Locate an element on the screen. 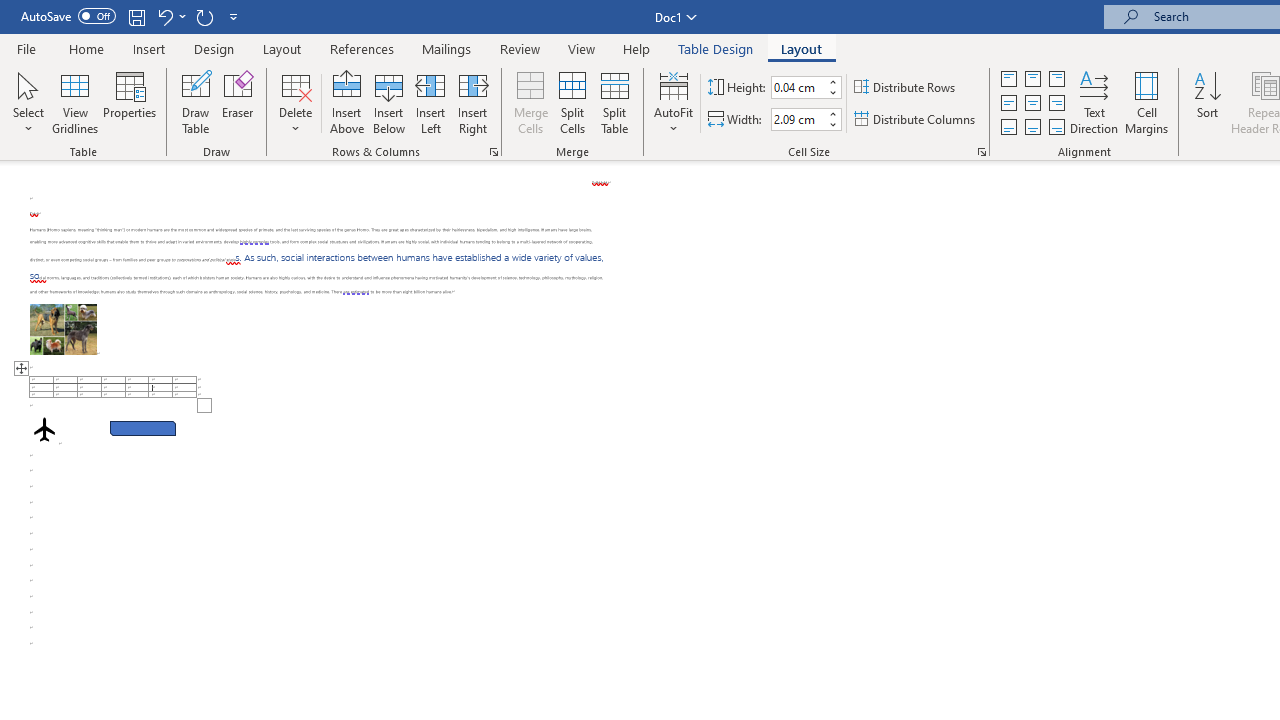  'Sort...' is located at coordinates (1206, 103).